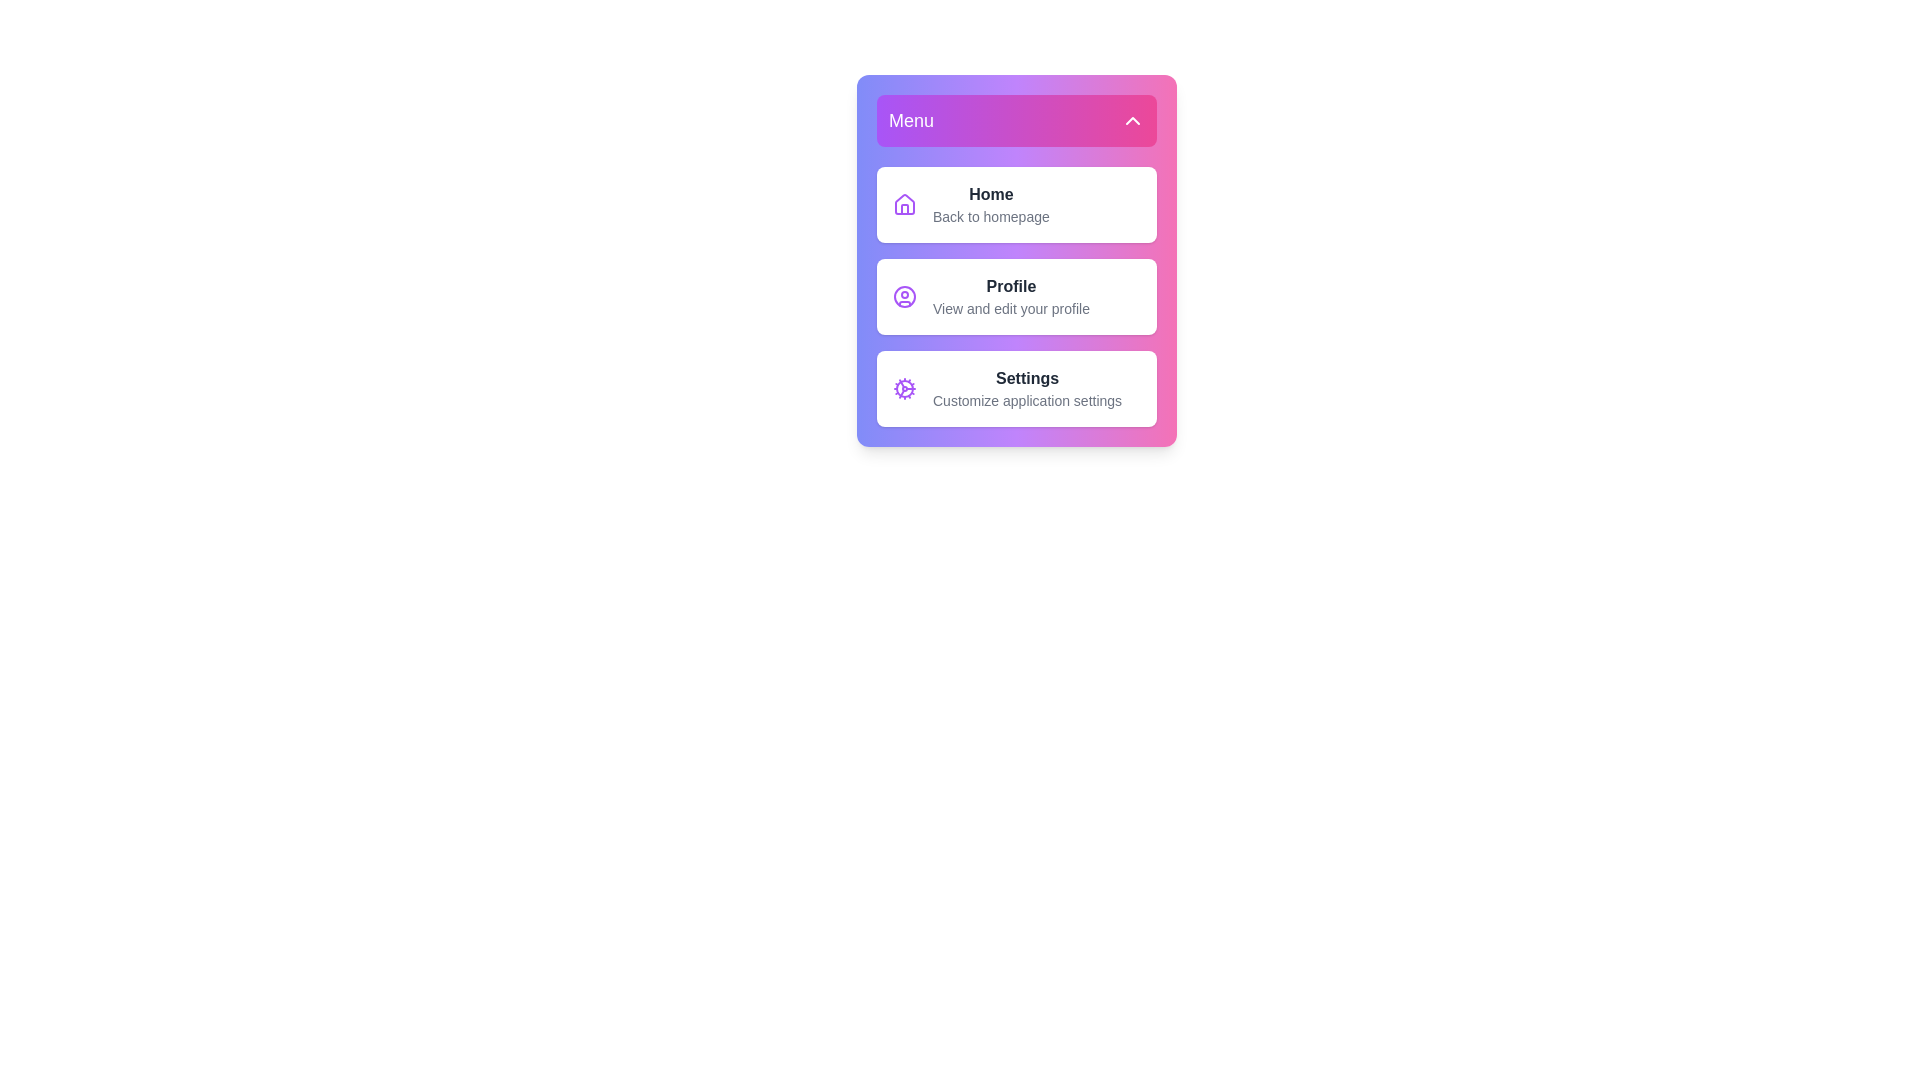 This screenshot has height=1080, width=1920. What do you see at coordinates (1017, 389) in the screenshot?
I see `the Settings menu item to select it` at bounding box center [1017, 389].